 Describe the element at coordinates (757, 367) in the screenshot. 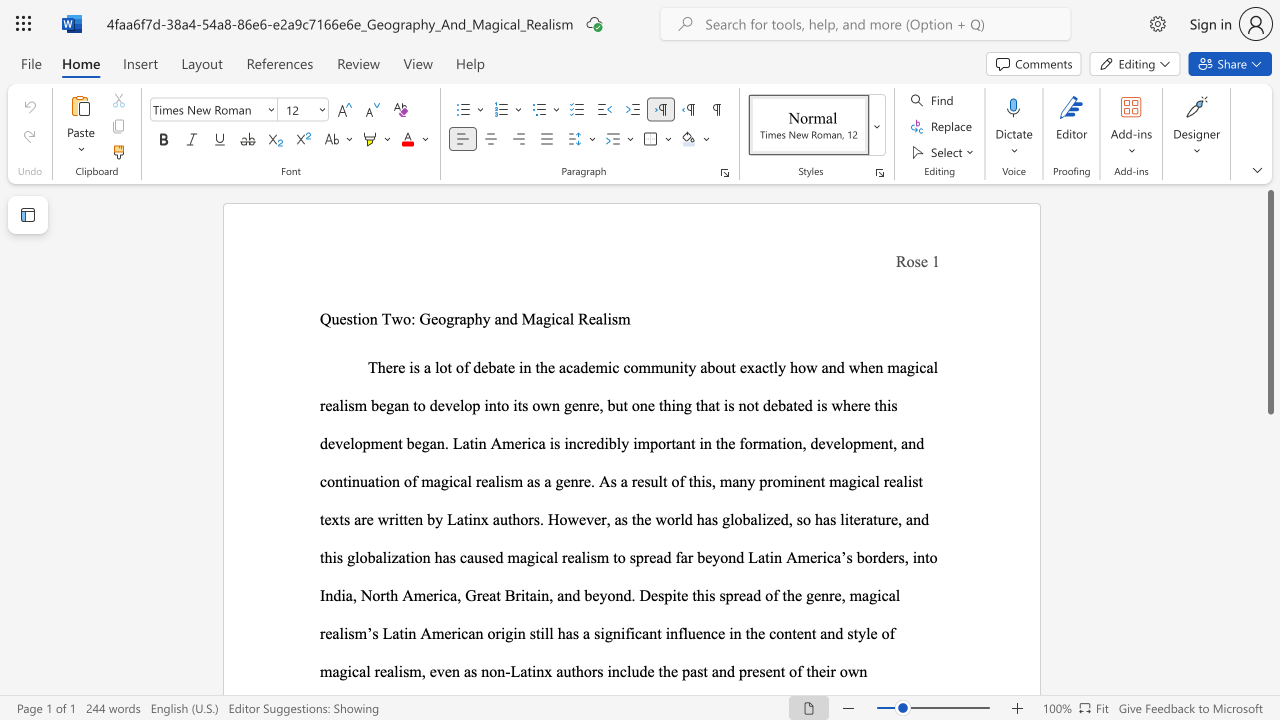

I see `the 6th character "a" in the text` at that location.